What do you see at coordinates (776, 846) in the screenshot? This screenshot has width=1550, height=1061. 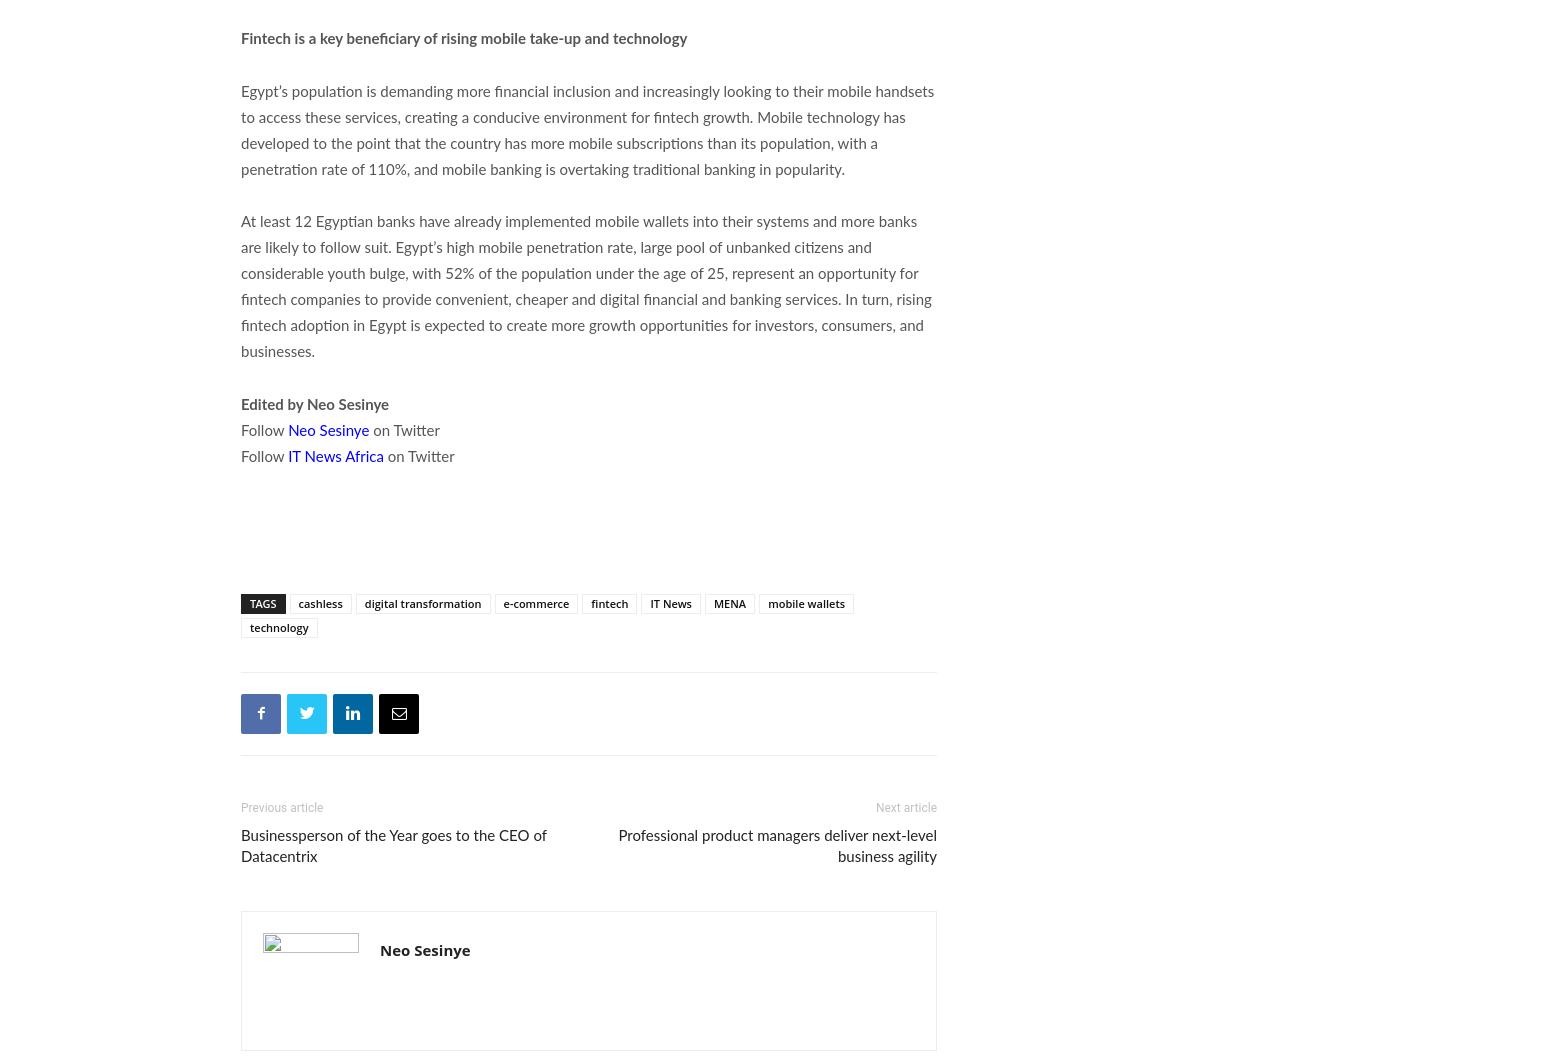 I see `'Professional product managers deliver next-level business agility'` at bounding box center [776, 846].